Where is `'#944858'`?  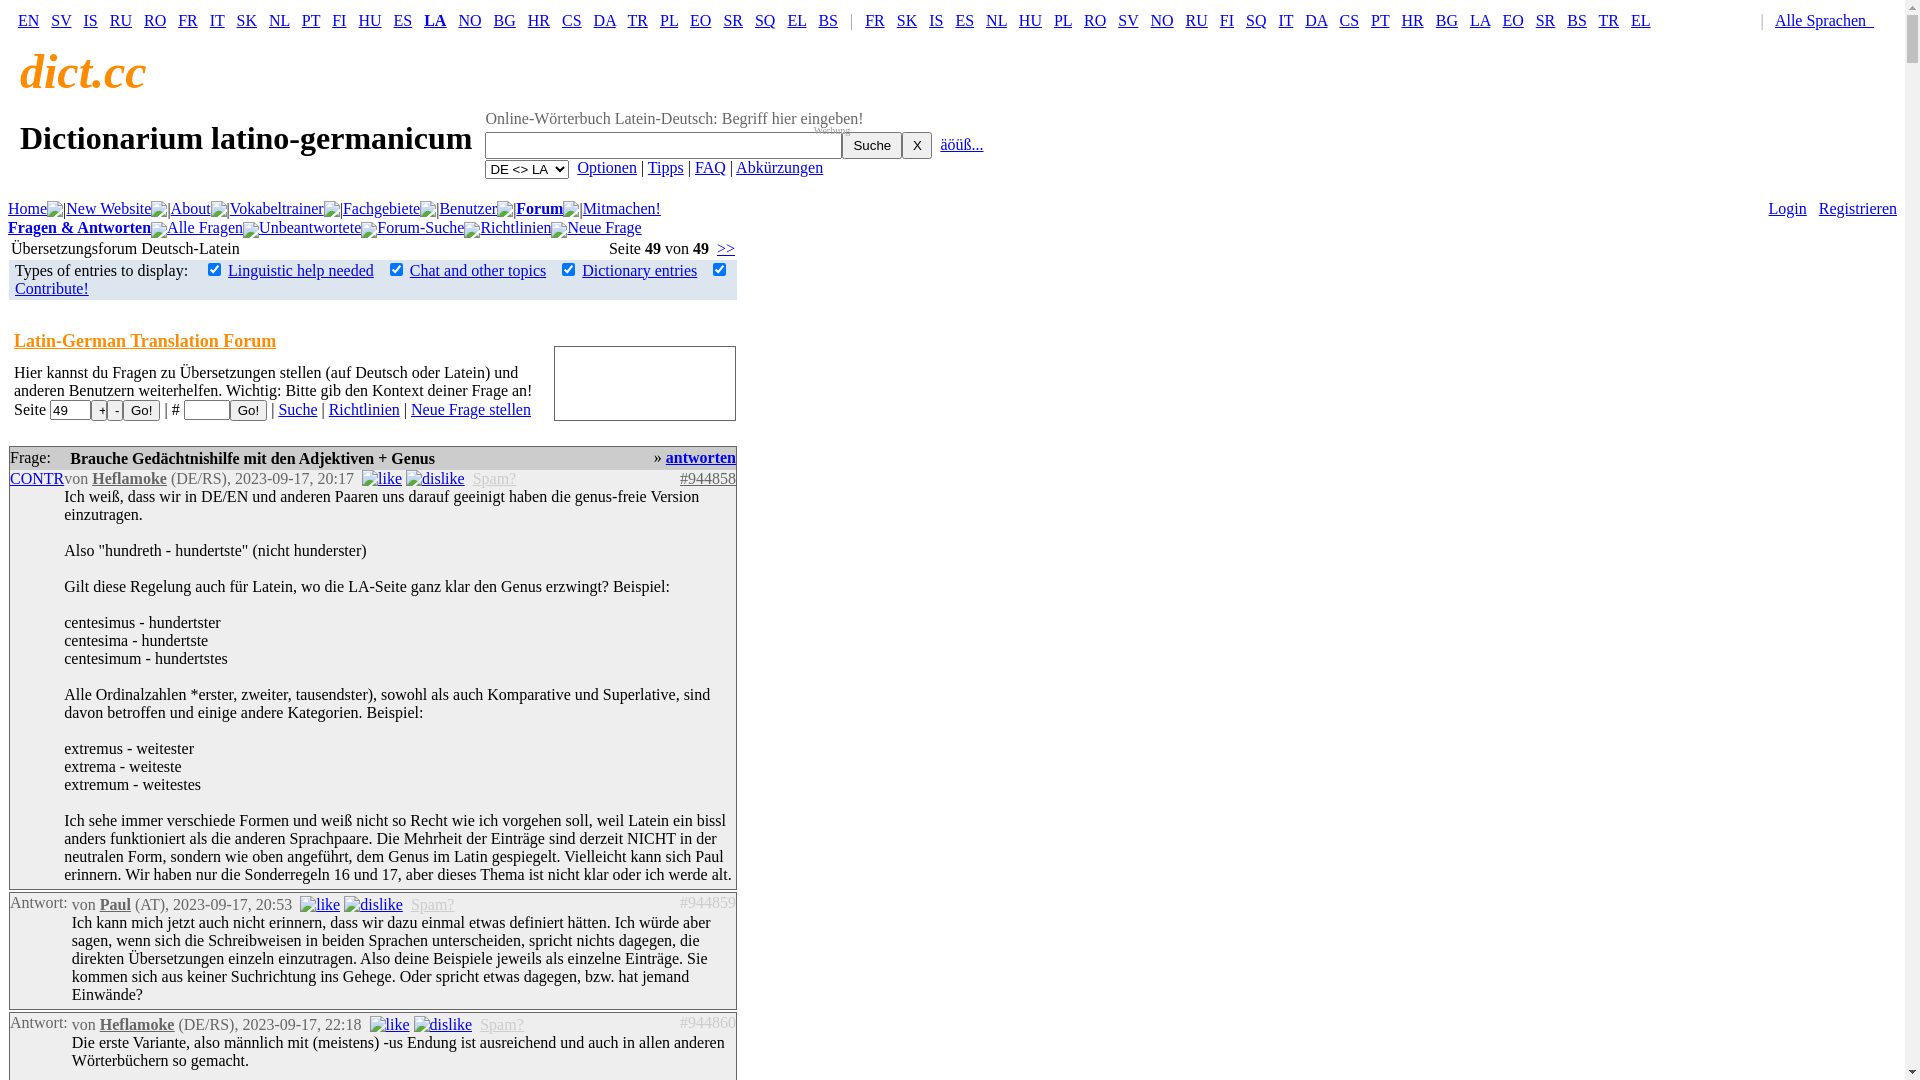 '#944858' is located at coordinates (680, 478).